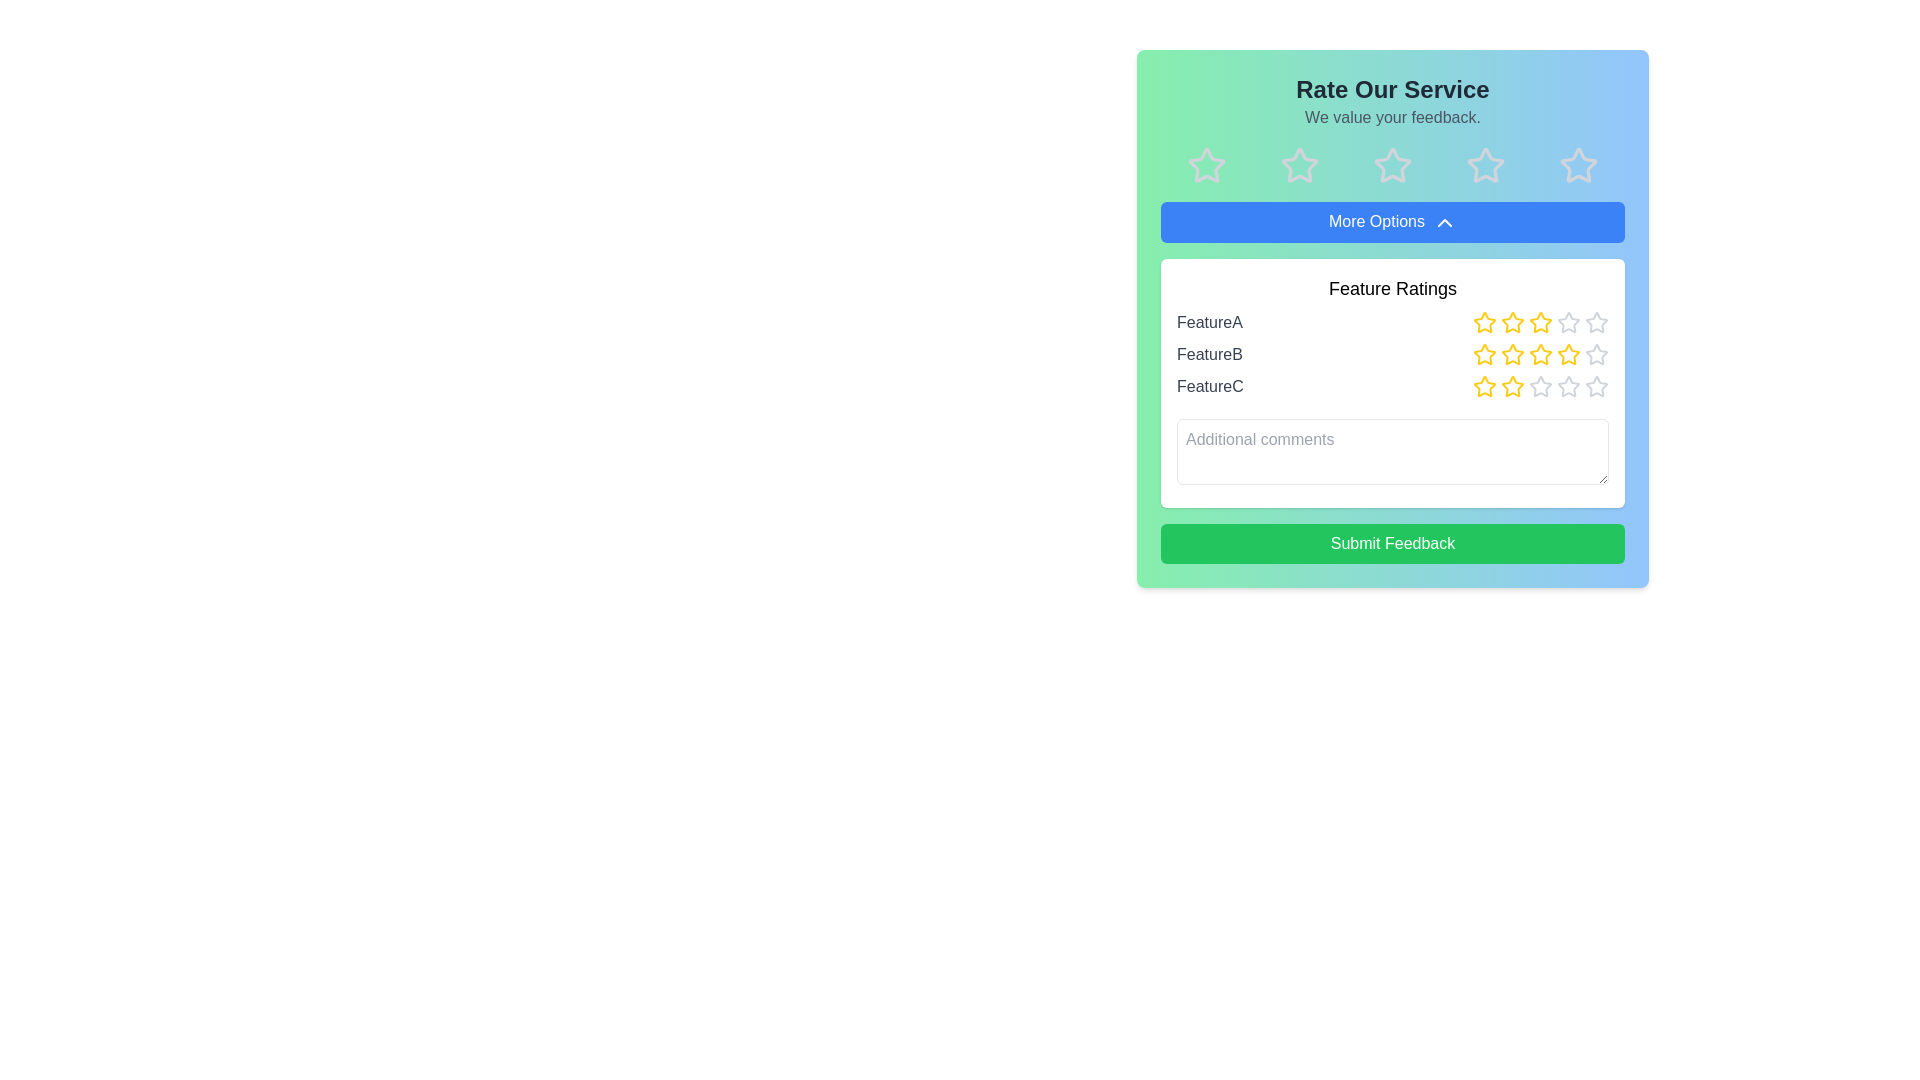 The height and width of the screenshot is (1080, 1920). What do you see at coordinates (1567, 320) in the screenshot?
I see `the third star-shaped rating icon in the 'Feature Ratings' section to rate it` at bounding box center [1567, 320].